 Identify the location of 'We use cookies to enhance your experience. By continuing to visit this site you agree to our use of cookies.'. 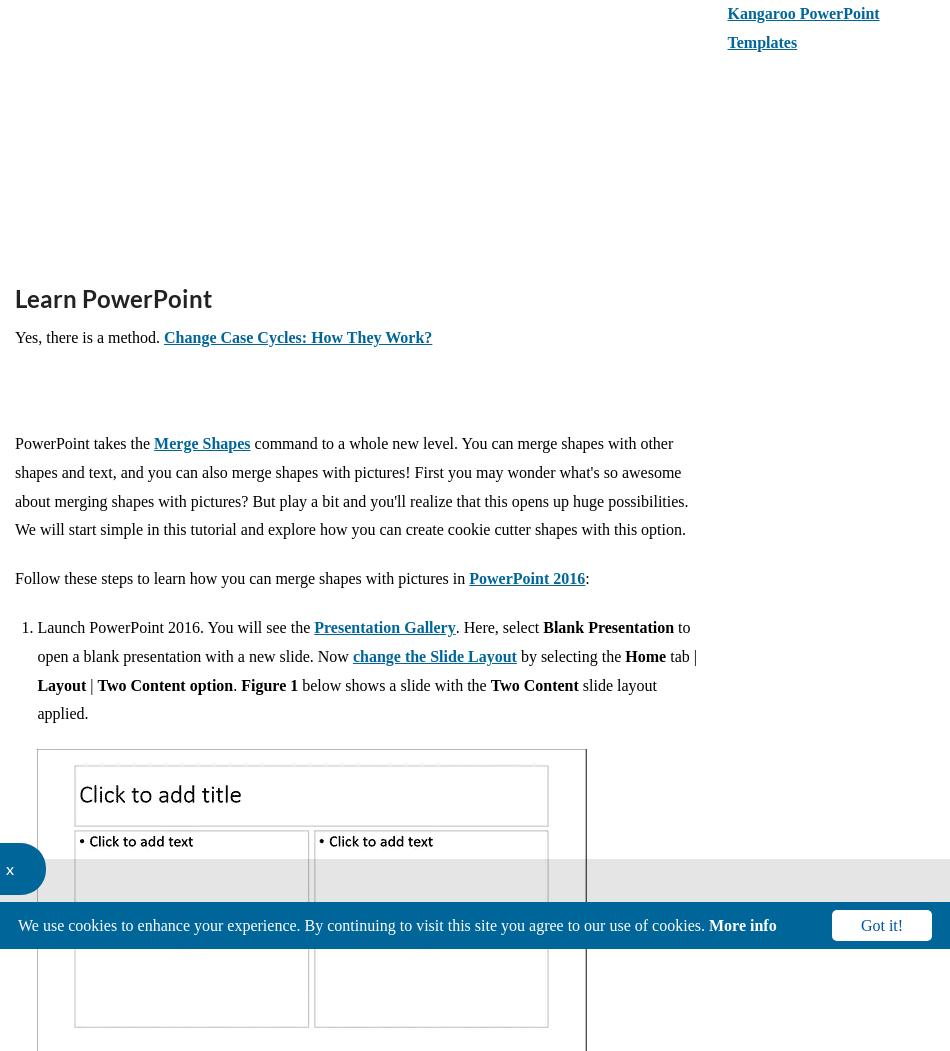
(361, 925).